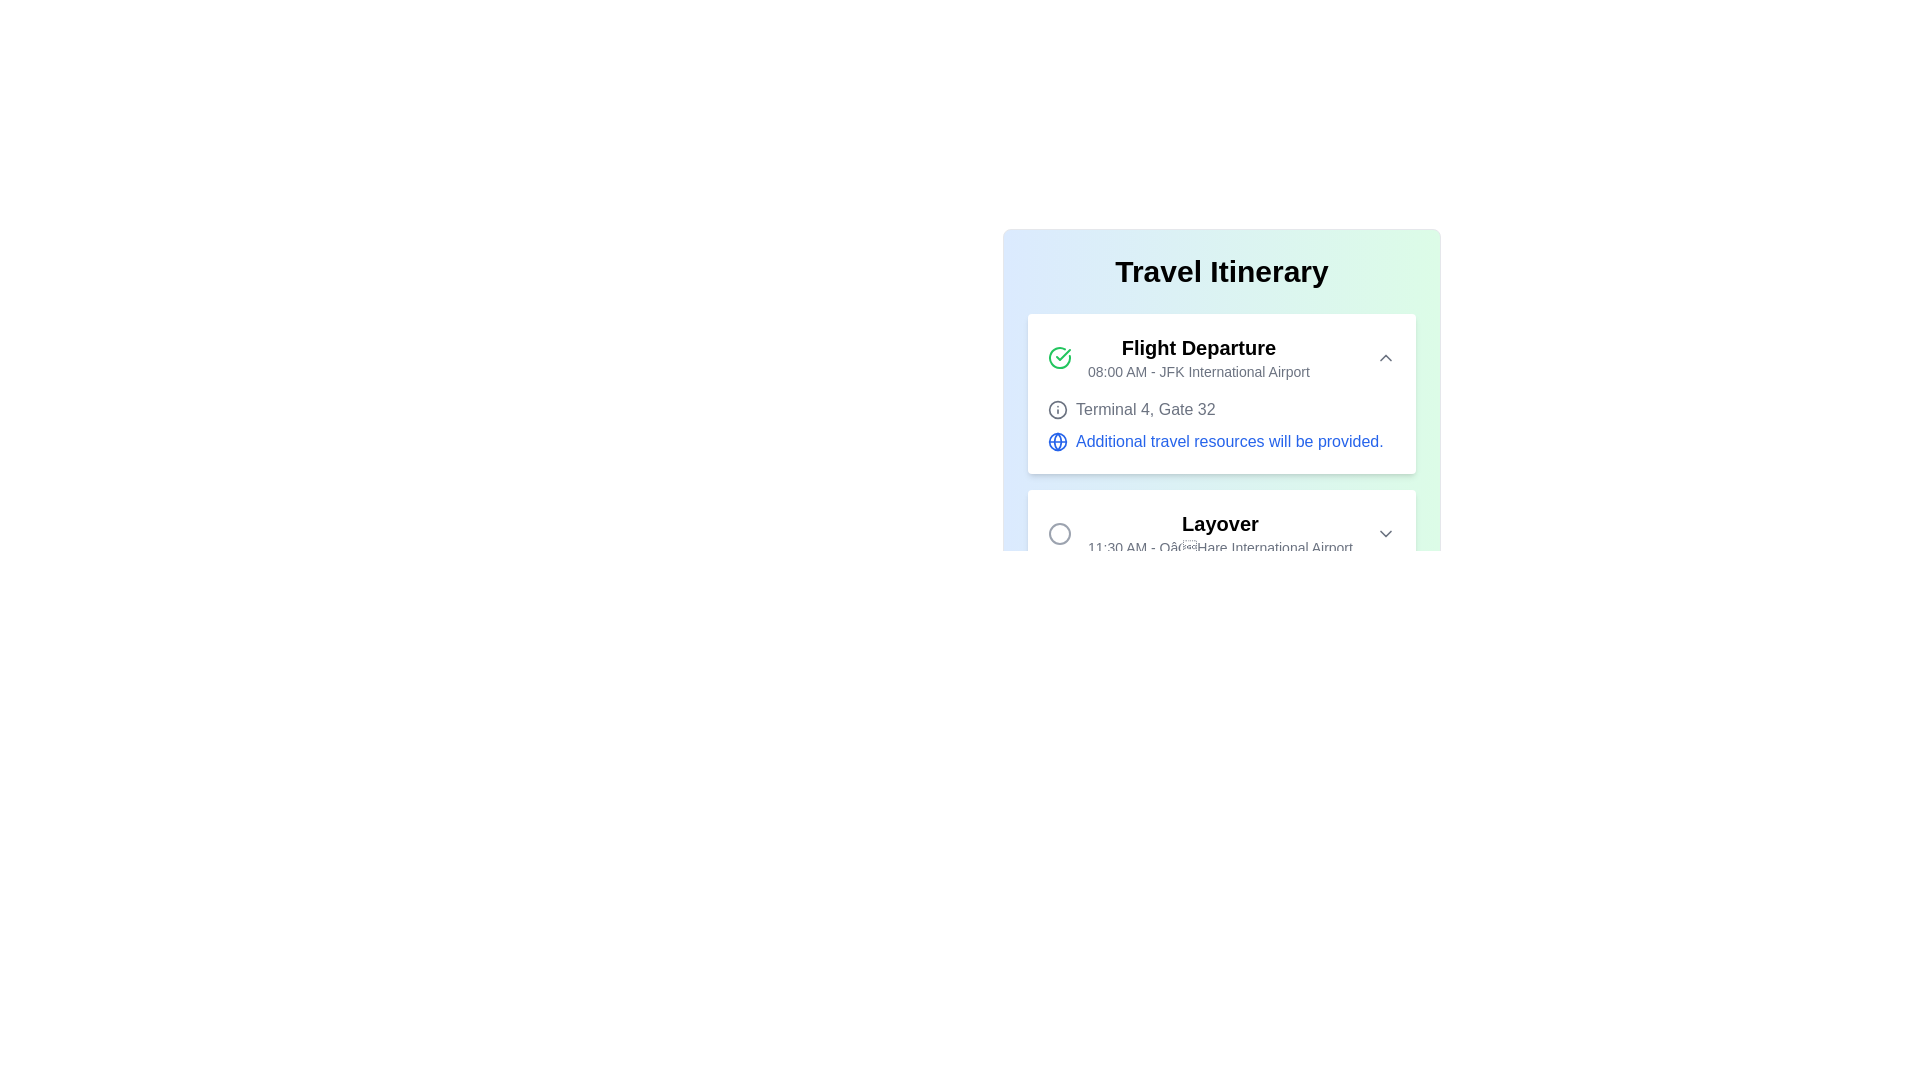 This screenshot has height=1080, width=1920. What do you see at coordinates (1200, 532) in the screenshot?
I see `the area surrounding the informational text block labeled 'Layover' to unfold further details about the travel itinerary` at bounding box center [1200, 532].